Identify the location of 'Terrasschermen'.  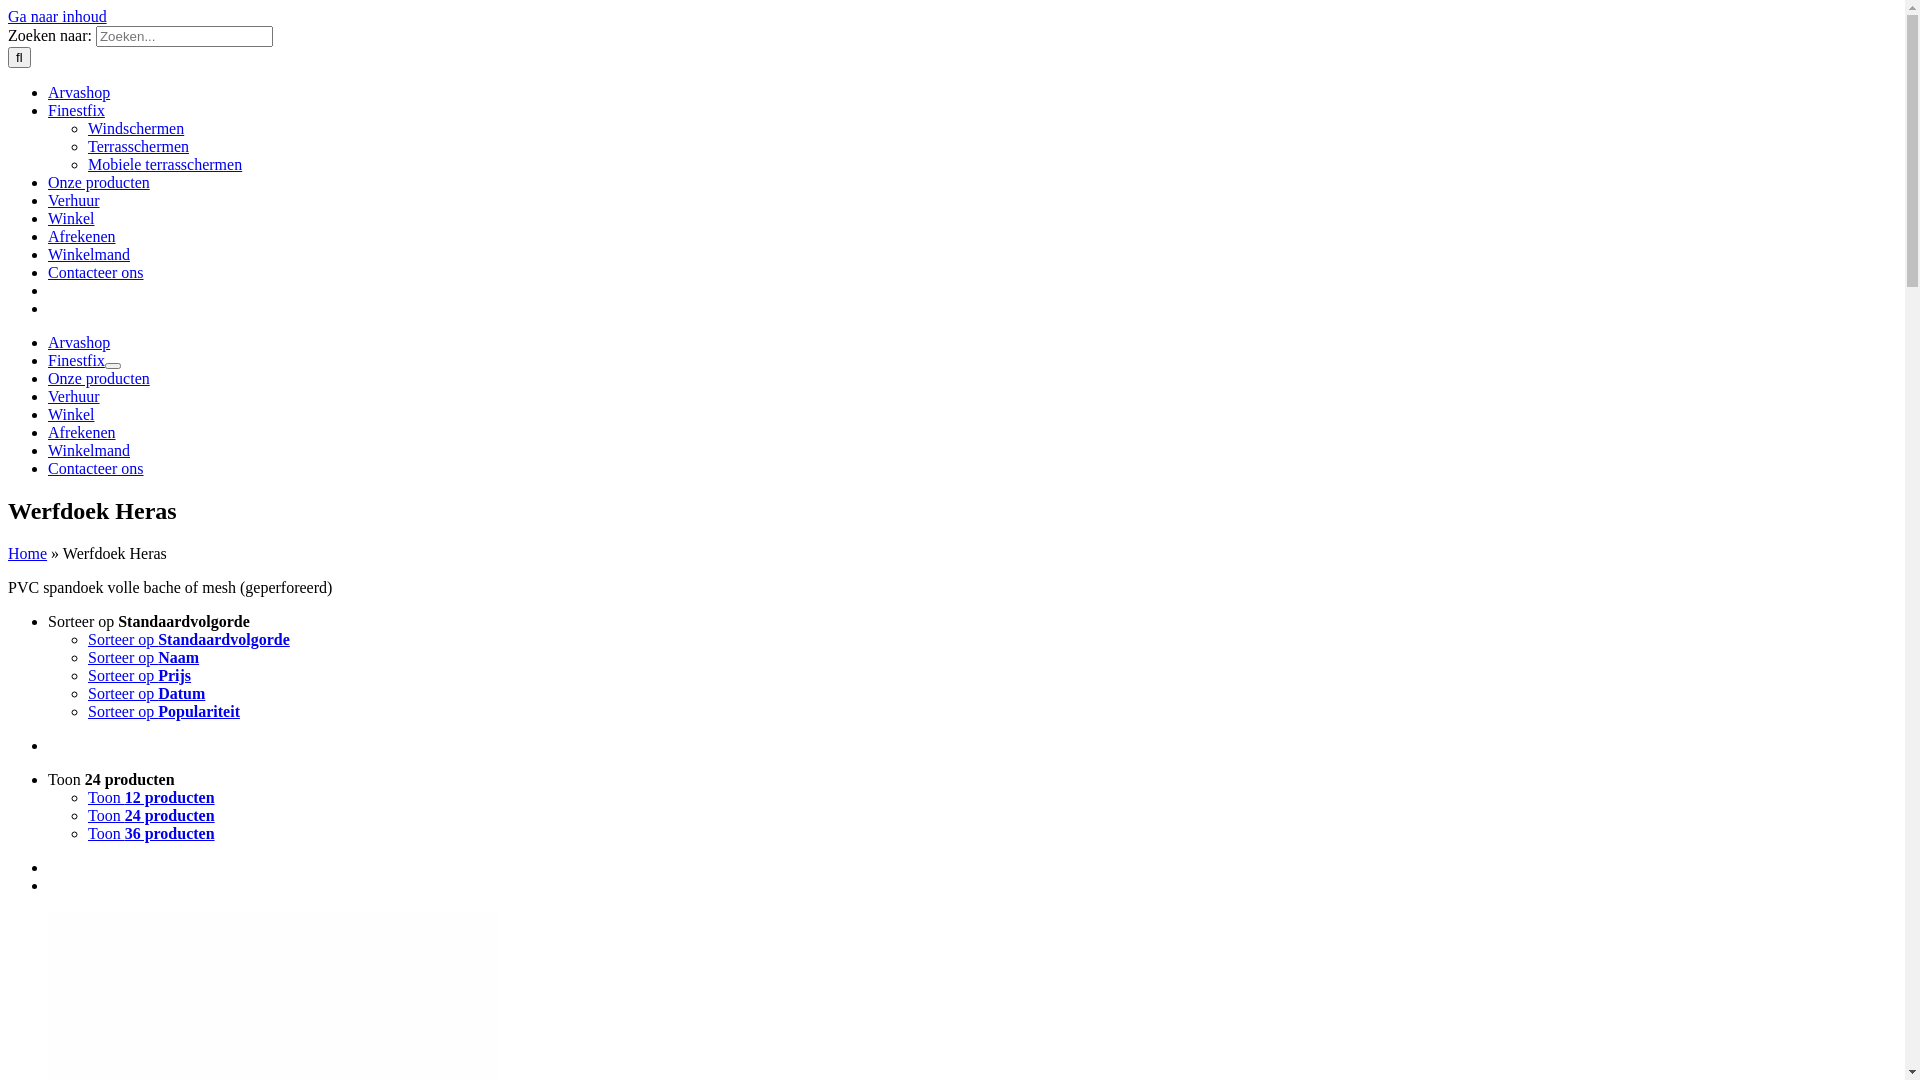
(137, 145).